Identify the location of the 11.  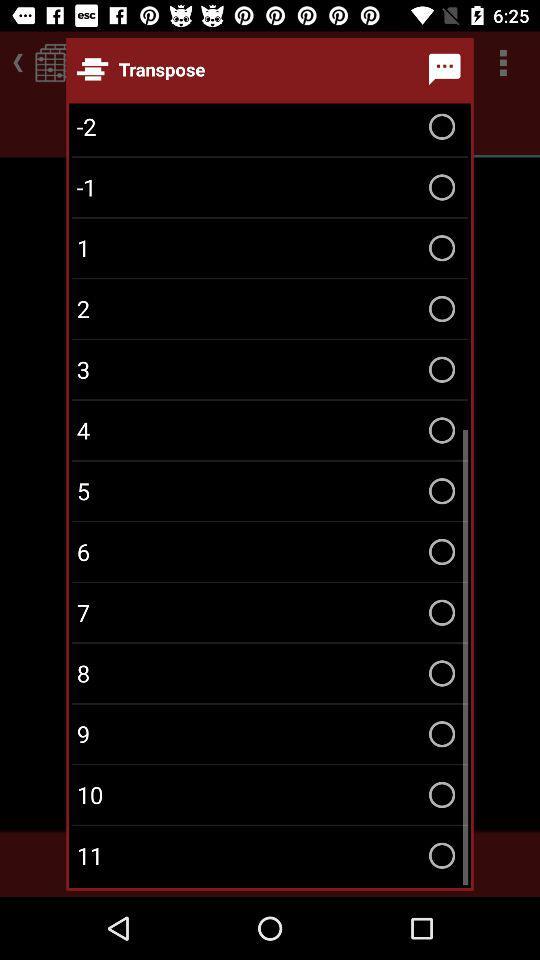
(270, 854).